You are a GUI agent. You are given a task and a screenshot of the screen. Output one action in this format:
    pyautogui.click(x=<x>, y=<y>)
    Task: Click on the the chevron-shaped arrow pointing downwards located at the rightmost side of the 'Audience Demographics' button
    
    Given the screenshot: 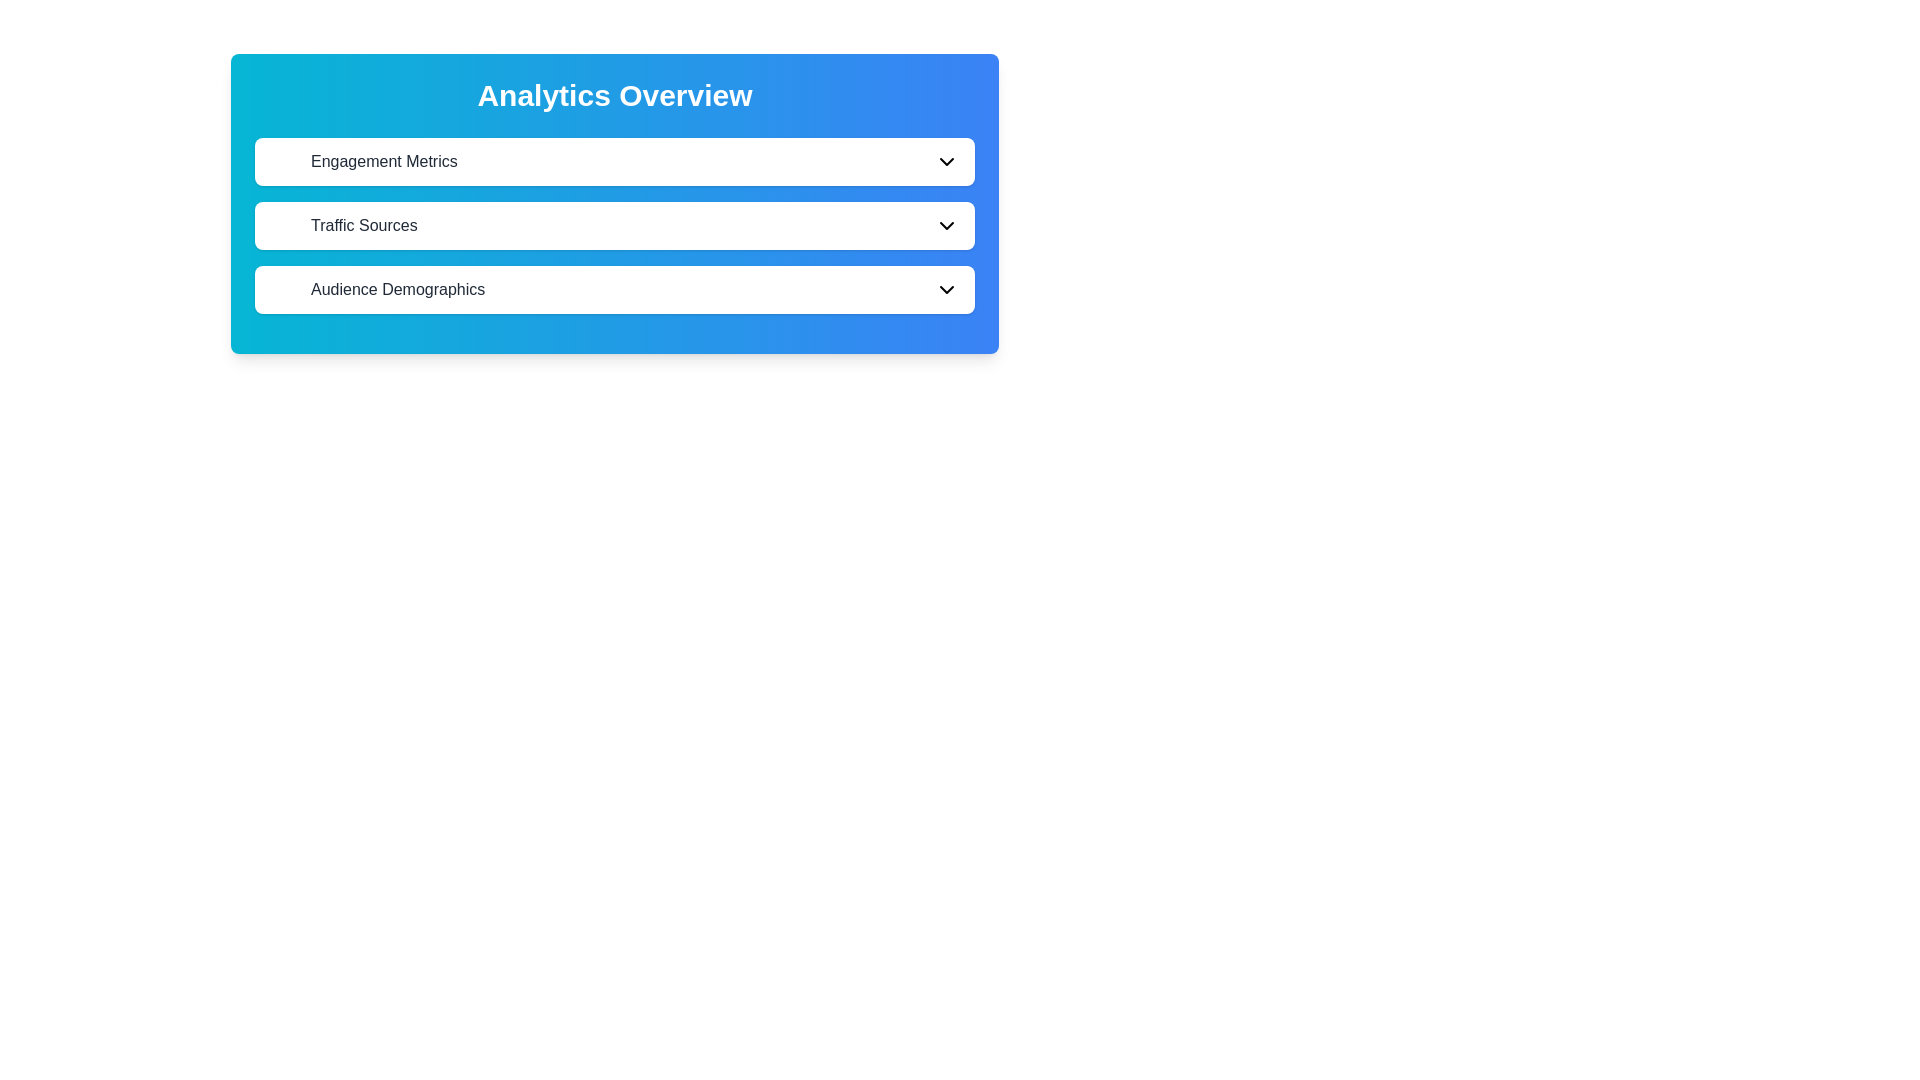 What is the action you would take?
    pyautogui.click(x=945, y=289)
    